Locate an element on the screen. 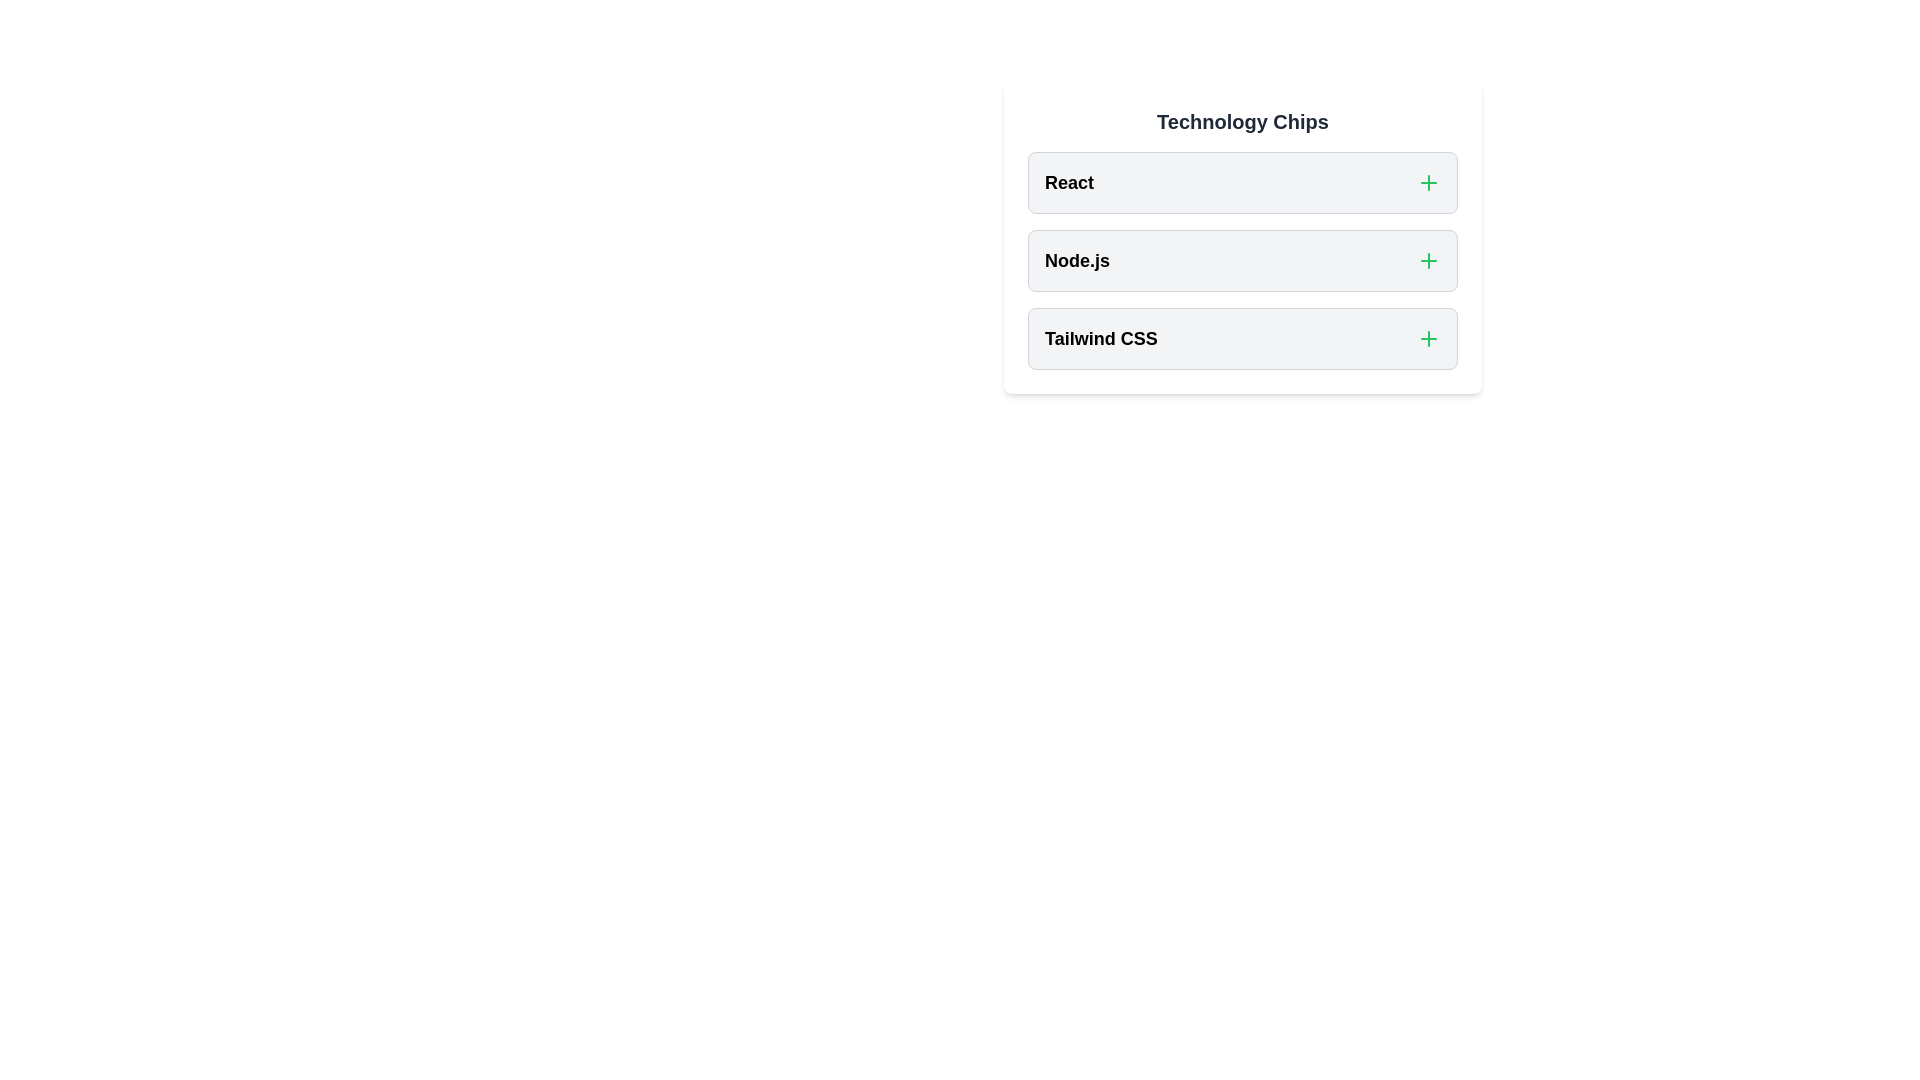 Image resolution: width=1920 pixels, height=1080 pixels. the title of the chip named Node.js to focus on it is located at coordinates (1076, 260).